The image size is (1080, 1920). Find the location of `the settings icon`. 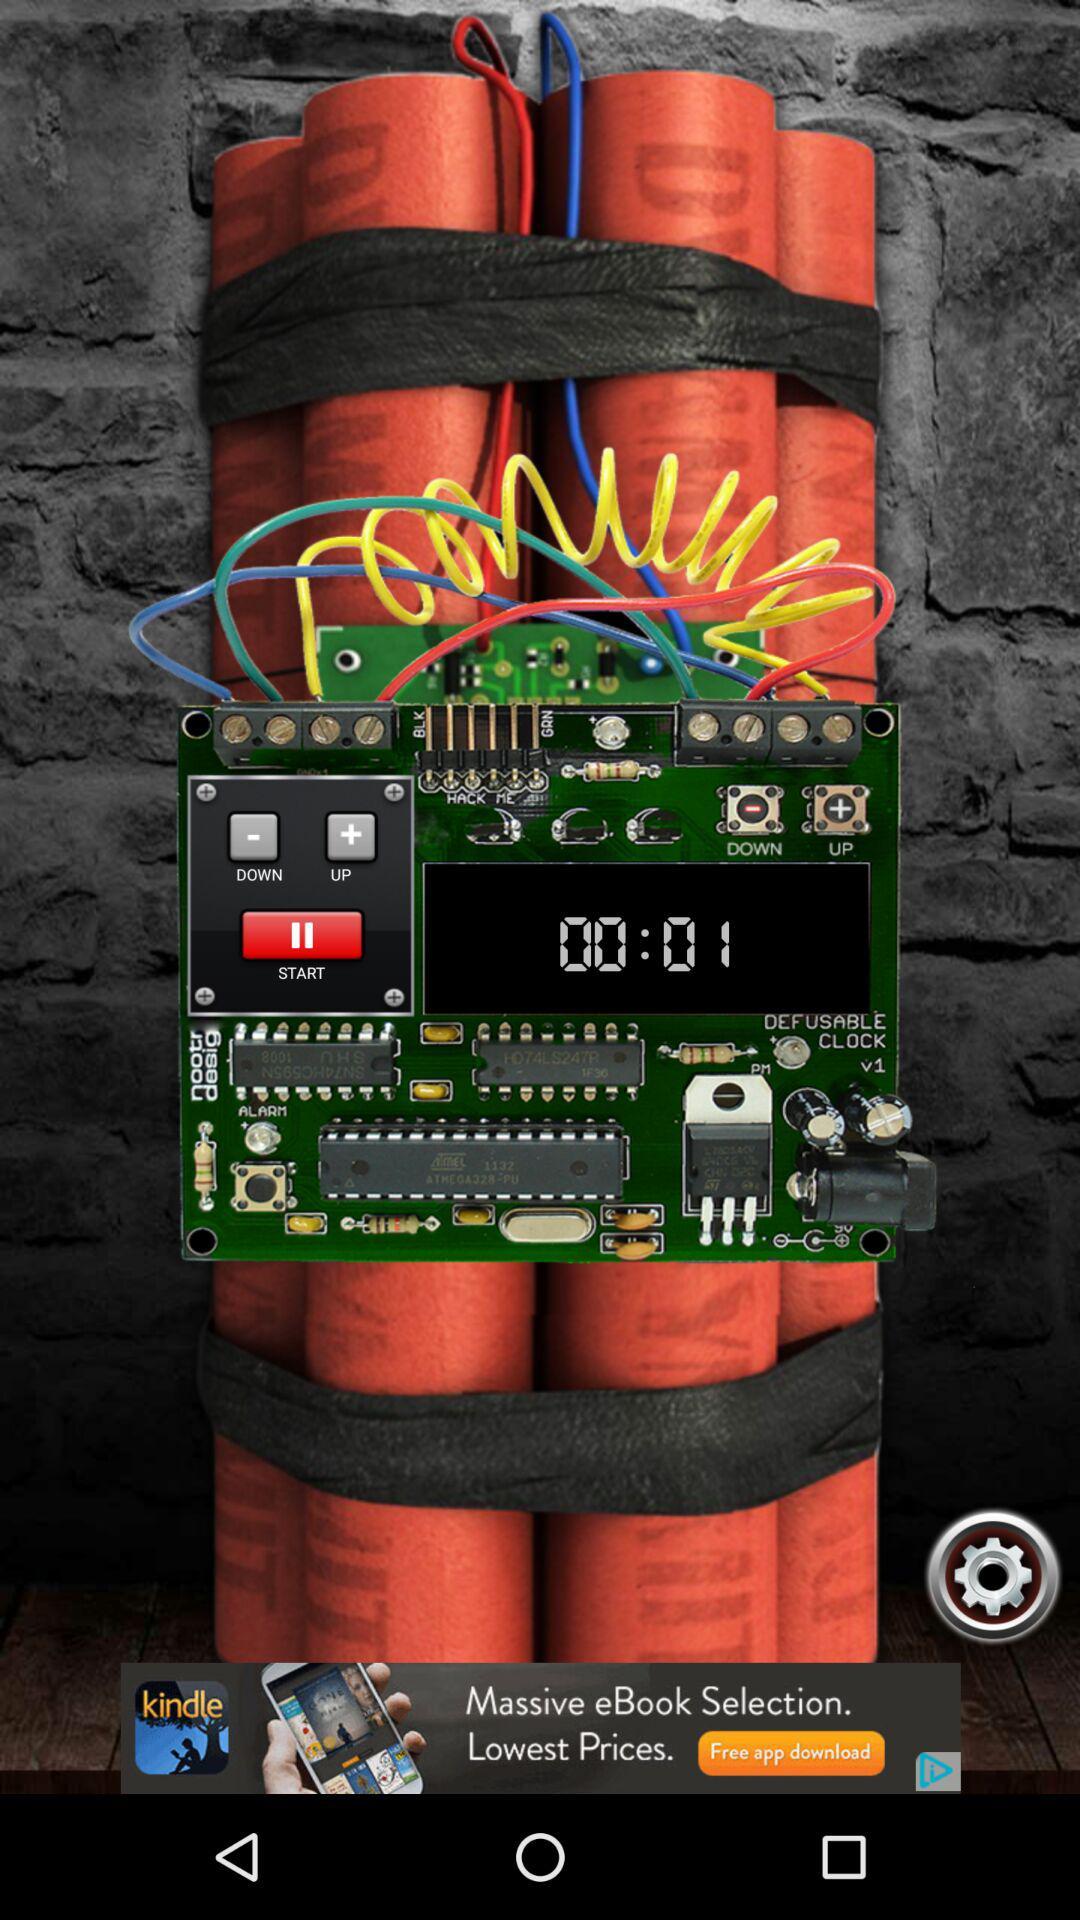

the settings icon is located at coordinates (993, 1685).